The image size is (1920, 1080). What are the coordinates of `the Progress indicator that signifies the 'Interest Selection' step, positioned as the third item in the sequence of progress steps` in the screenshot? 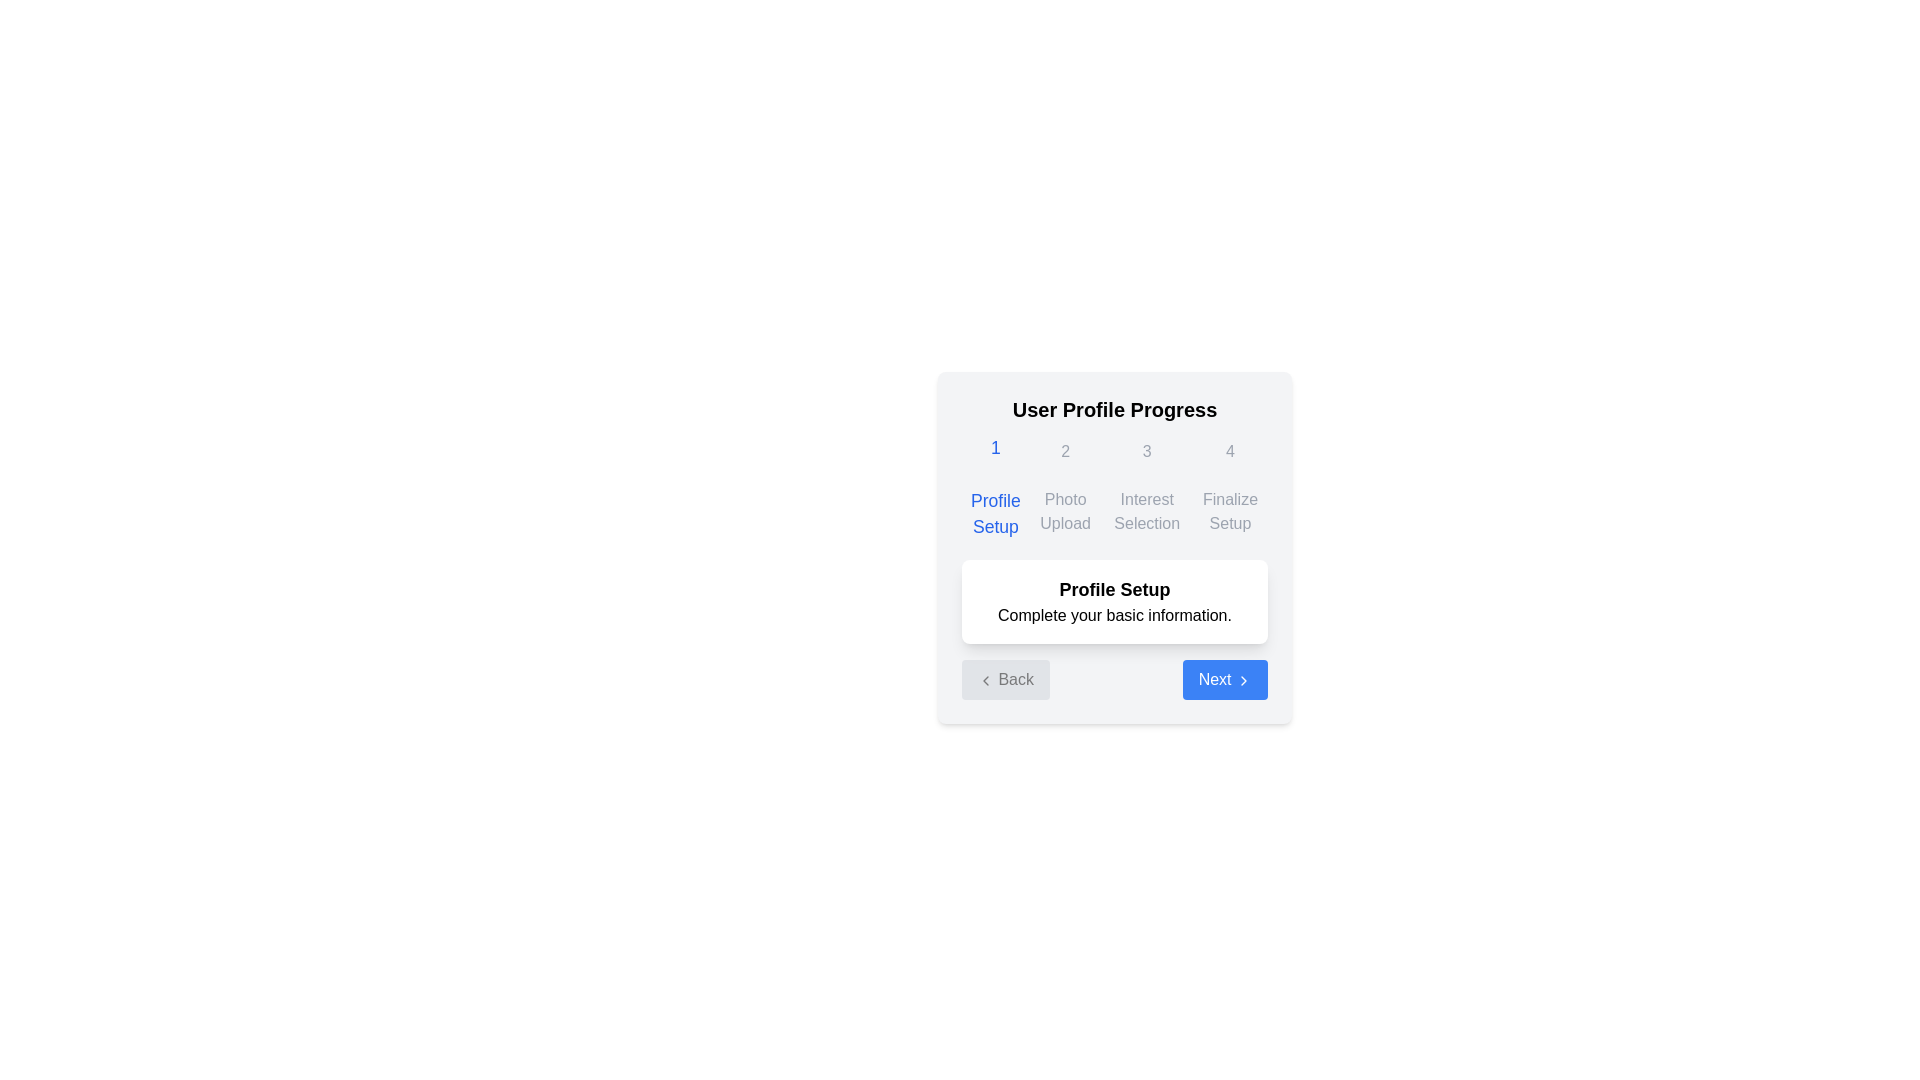 It's located at (1147, 459).